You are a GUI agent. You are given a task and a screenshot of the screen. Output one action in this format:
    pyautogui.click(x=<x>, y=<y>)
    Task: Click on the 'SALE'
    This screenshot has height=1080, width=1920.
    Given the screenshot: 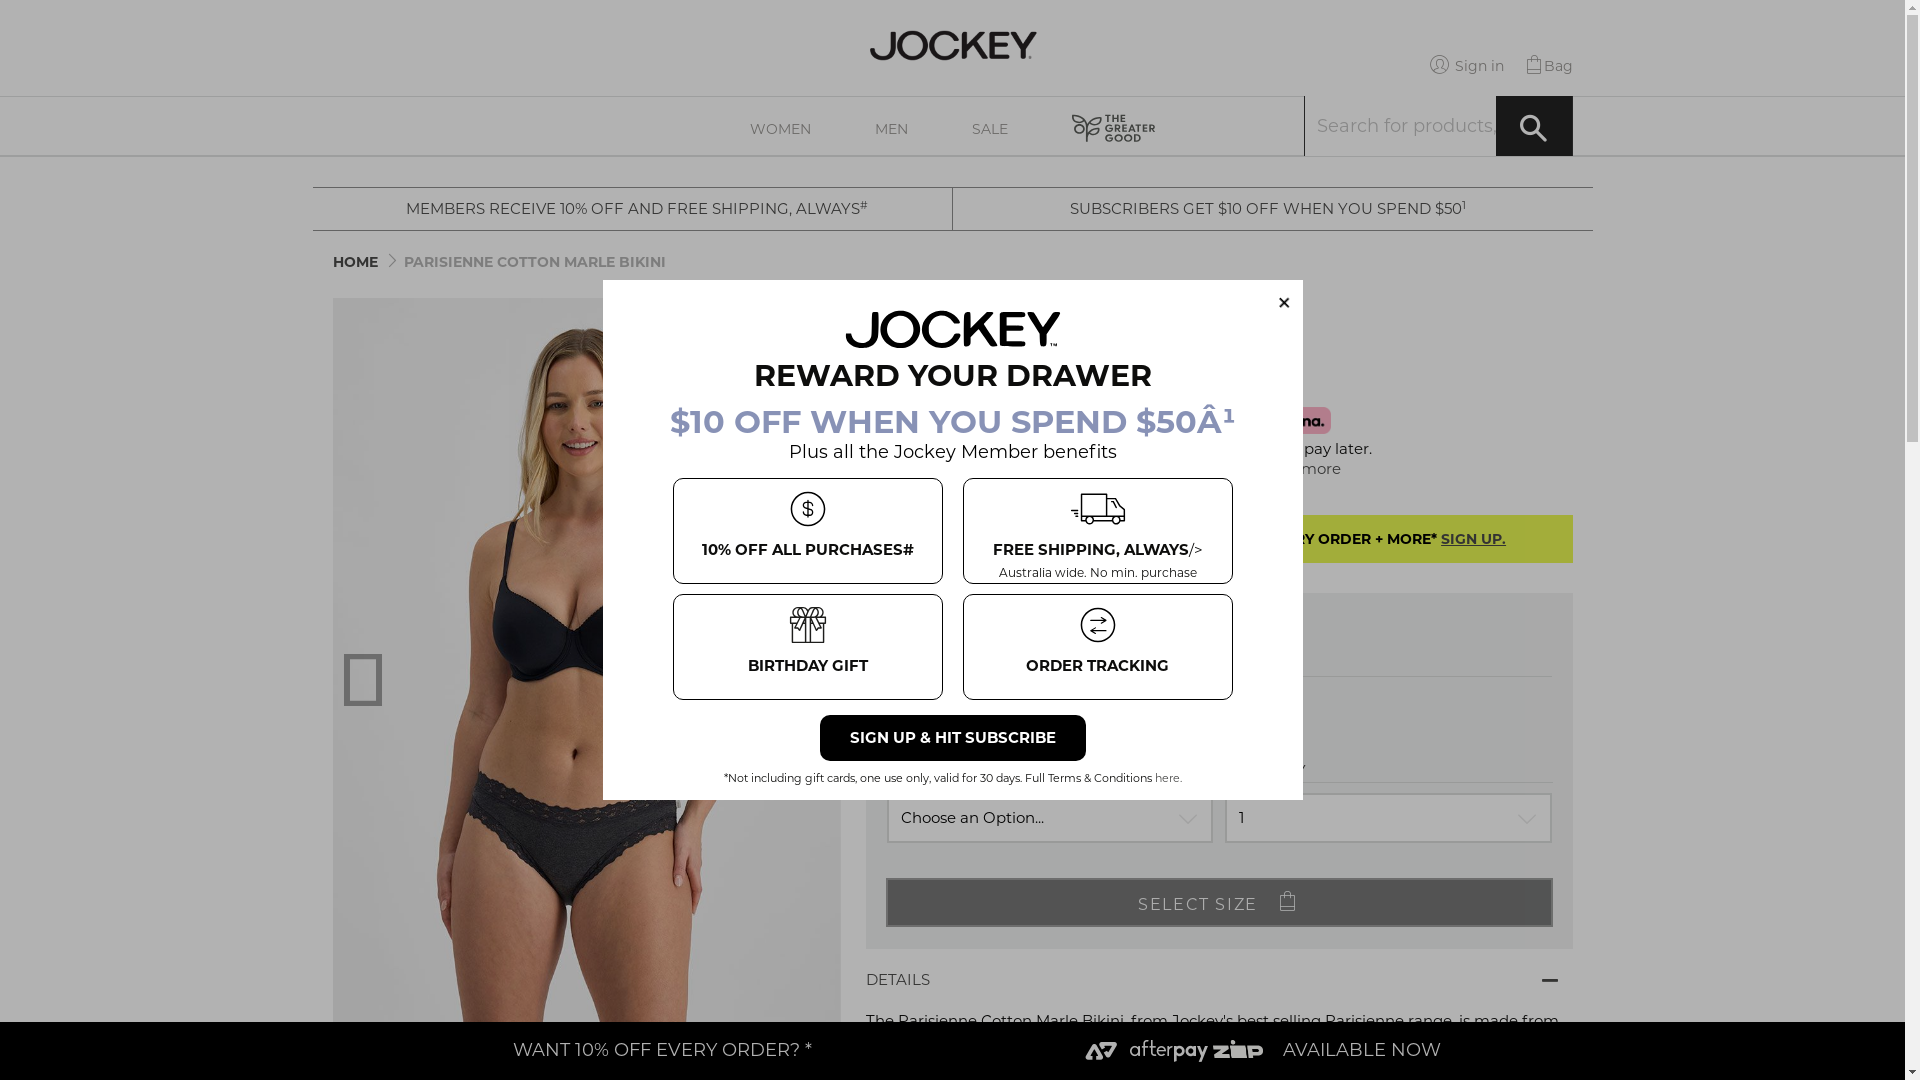 What is the action you would take?
    pyautogui.click(x=989, y=126)
    